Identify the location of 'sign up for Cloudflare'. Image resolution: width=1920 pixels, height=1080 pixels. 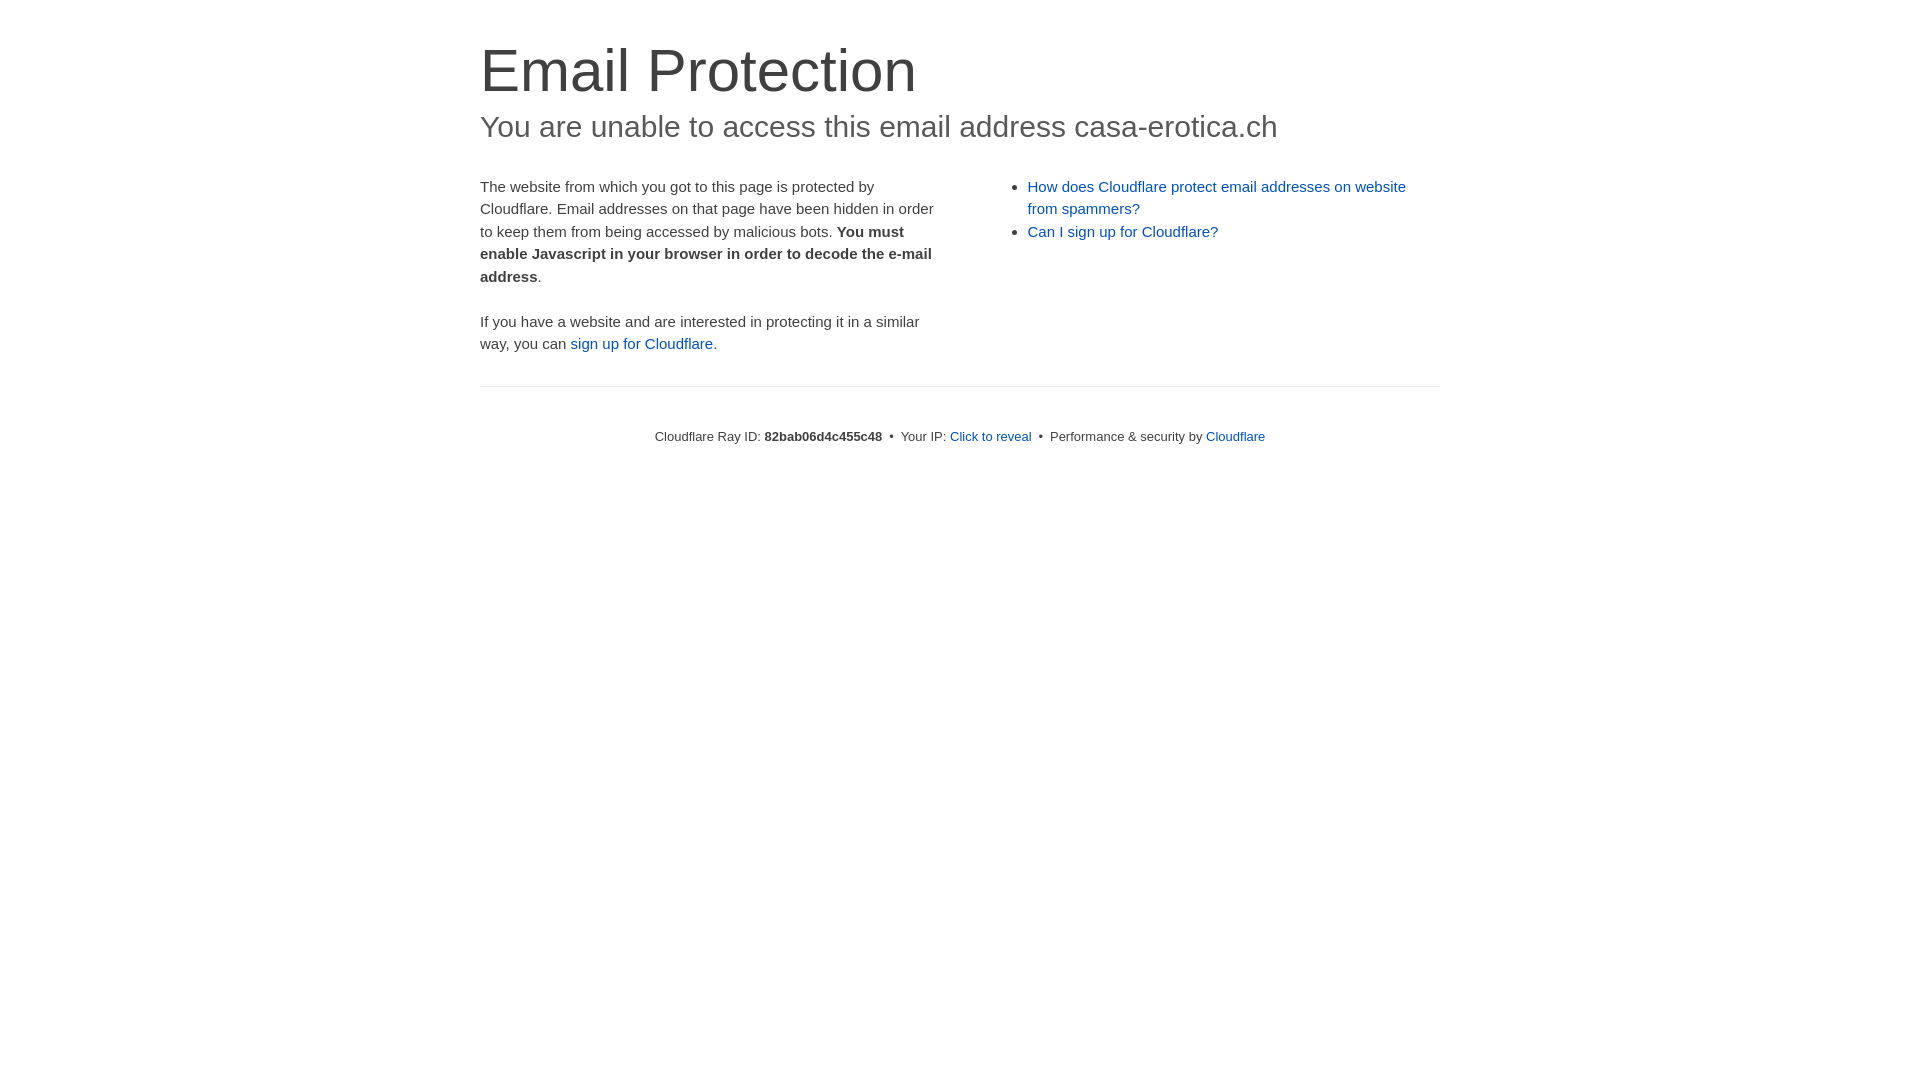
(642, 342).